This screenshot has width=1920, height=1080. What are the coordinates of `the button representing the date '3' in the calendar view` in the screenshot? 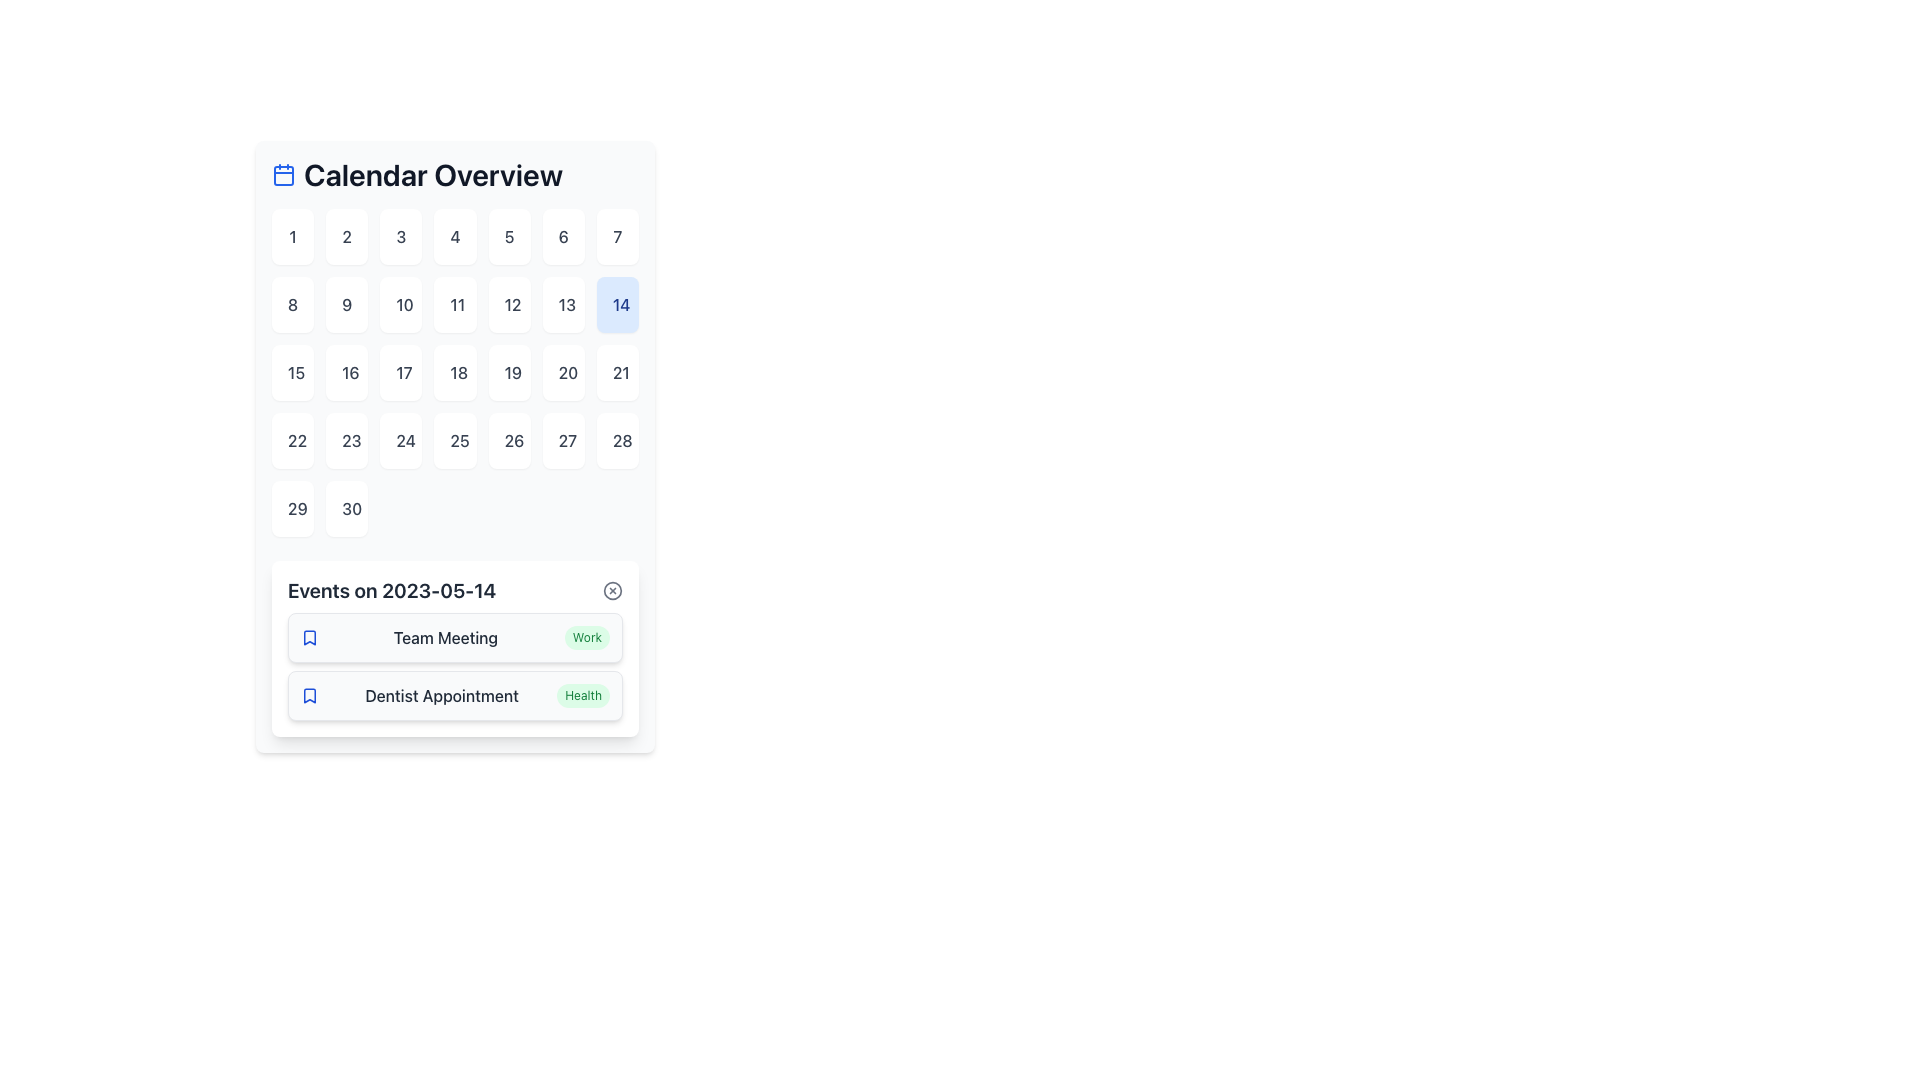 It's located at (400, 235).